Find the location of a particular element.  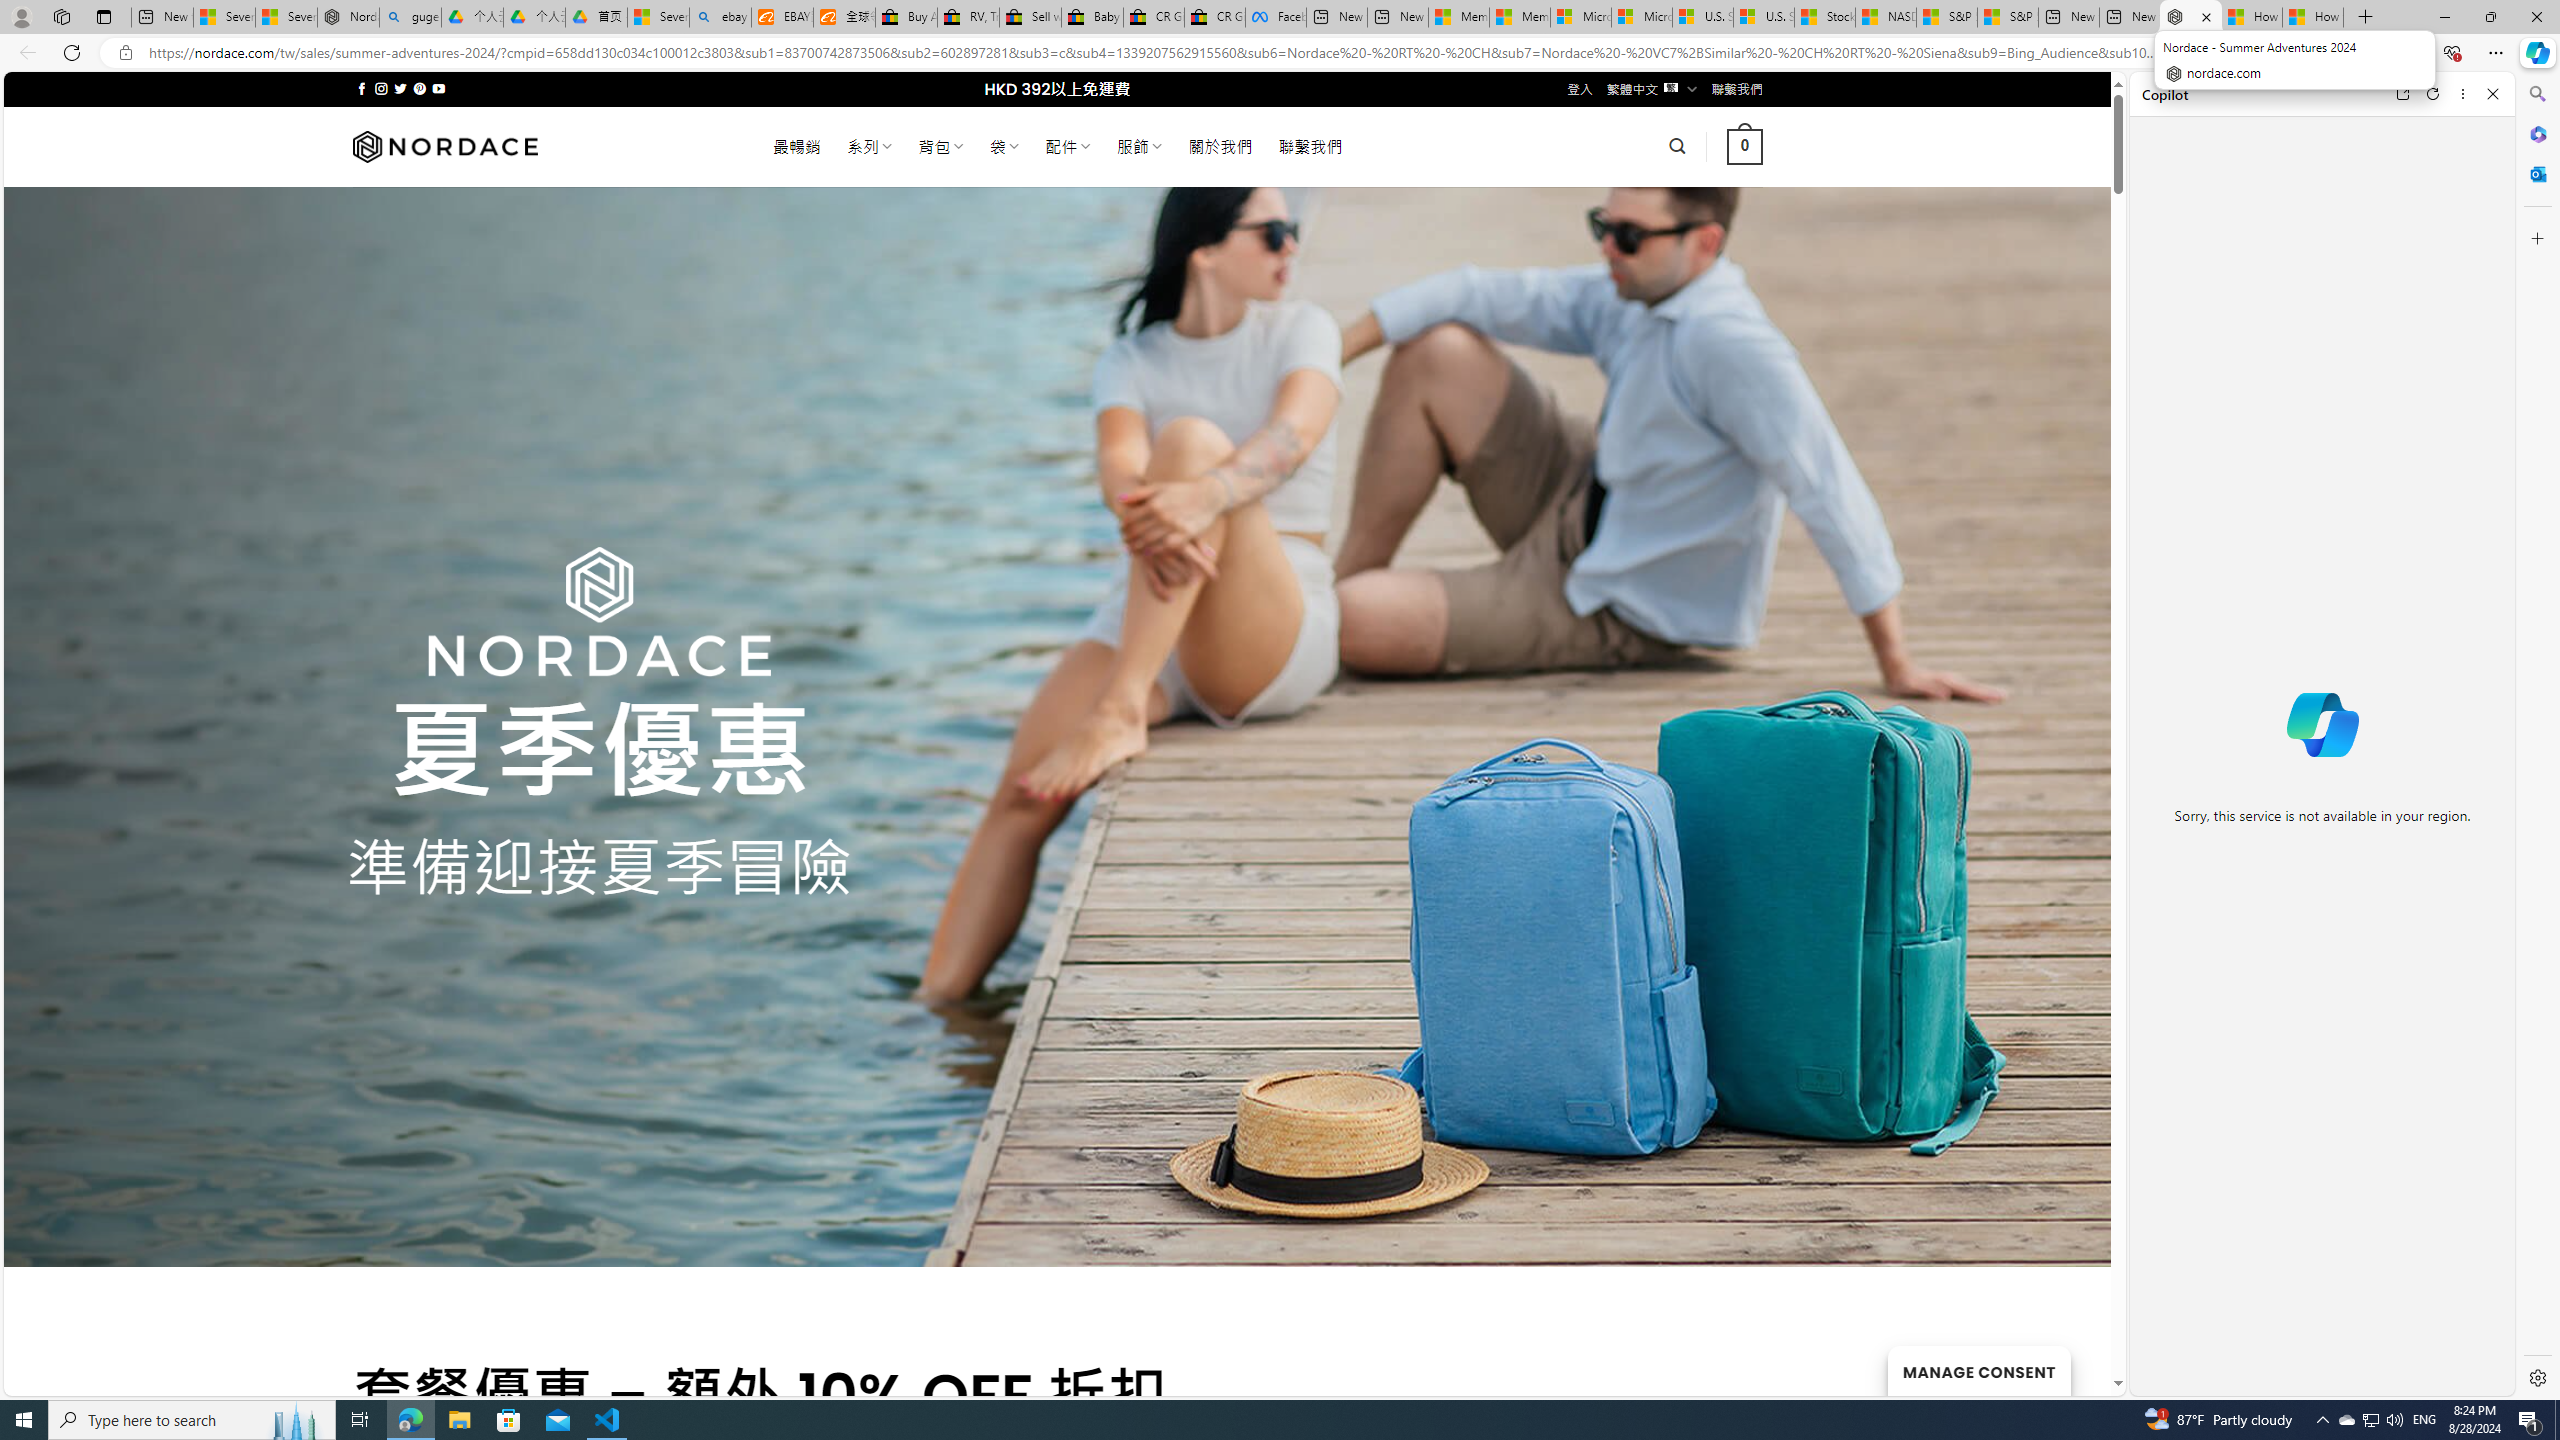

'Follow on Instagram' is located at coordinates (380, 88).